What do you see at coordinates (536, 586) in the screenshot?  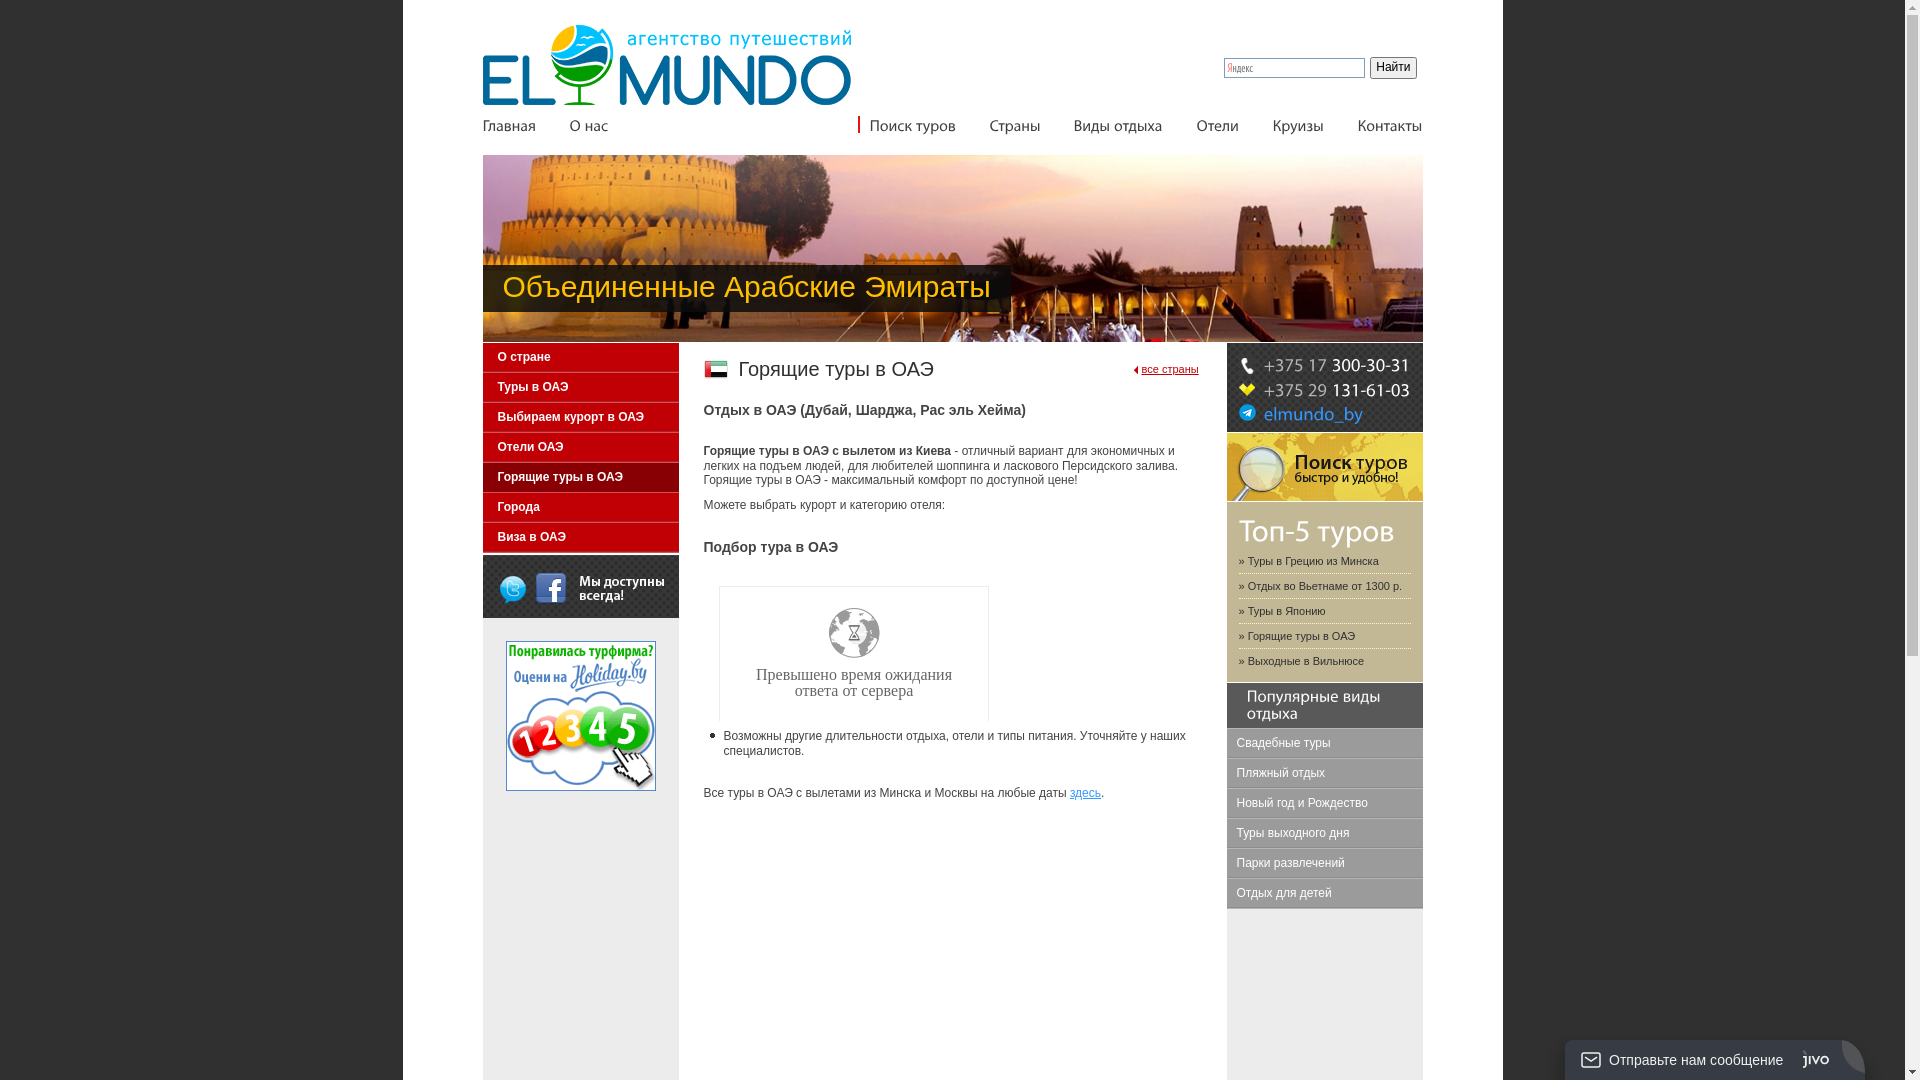 I see `' '` at bounding box center [536, 586].